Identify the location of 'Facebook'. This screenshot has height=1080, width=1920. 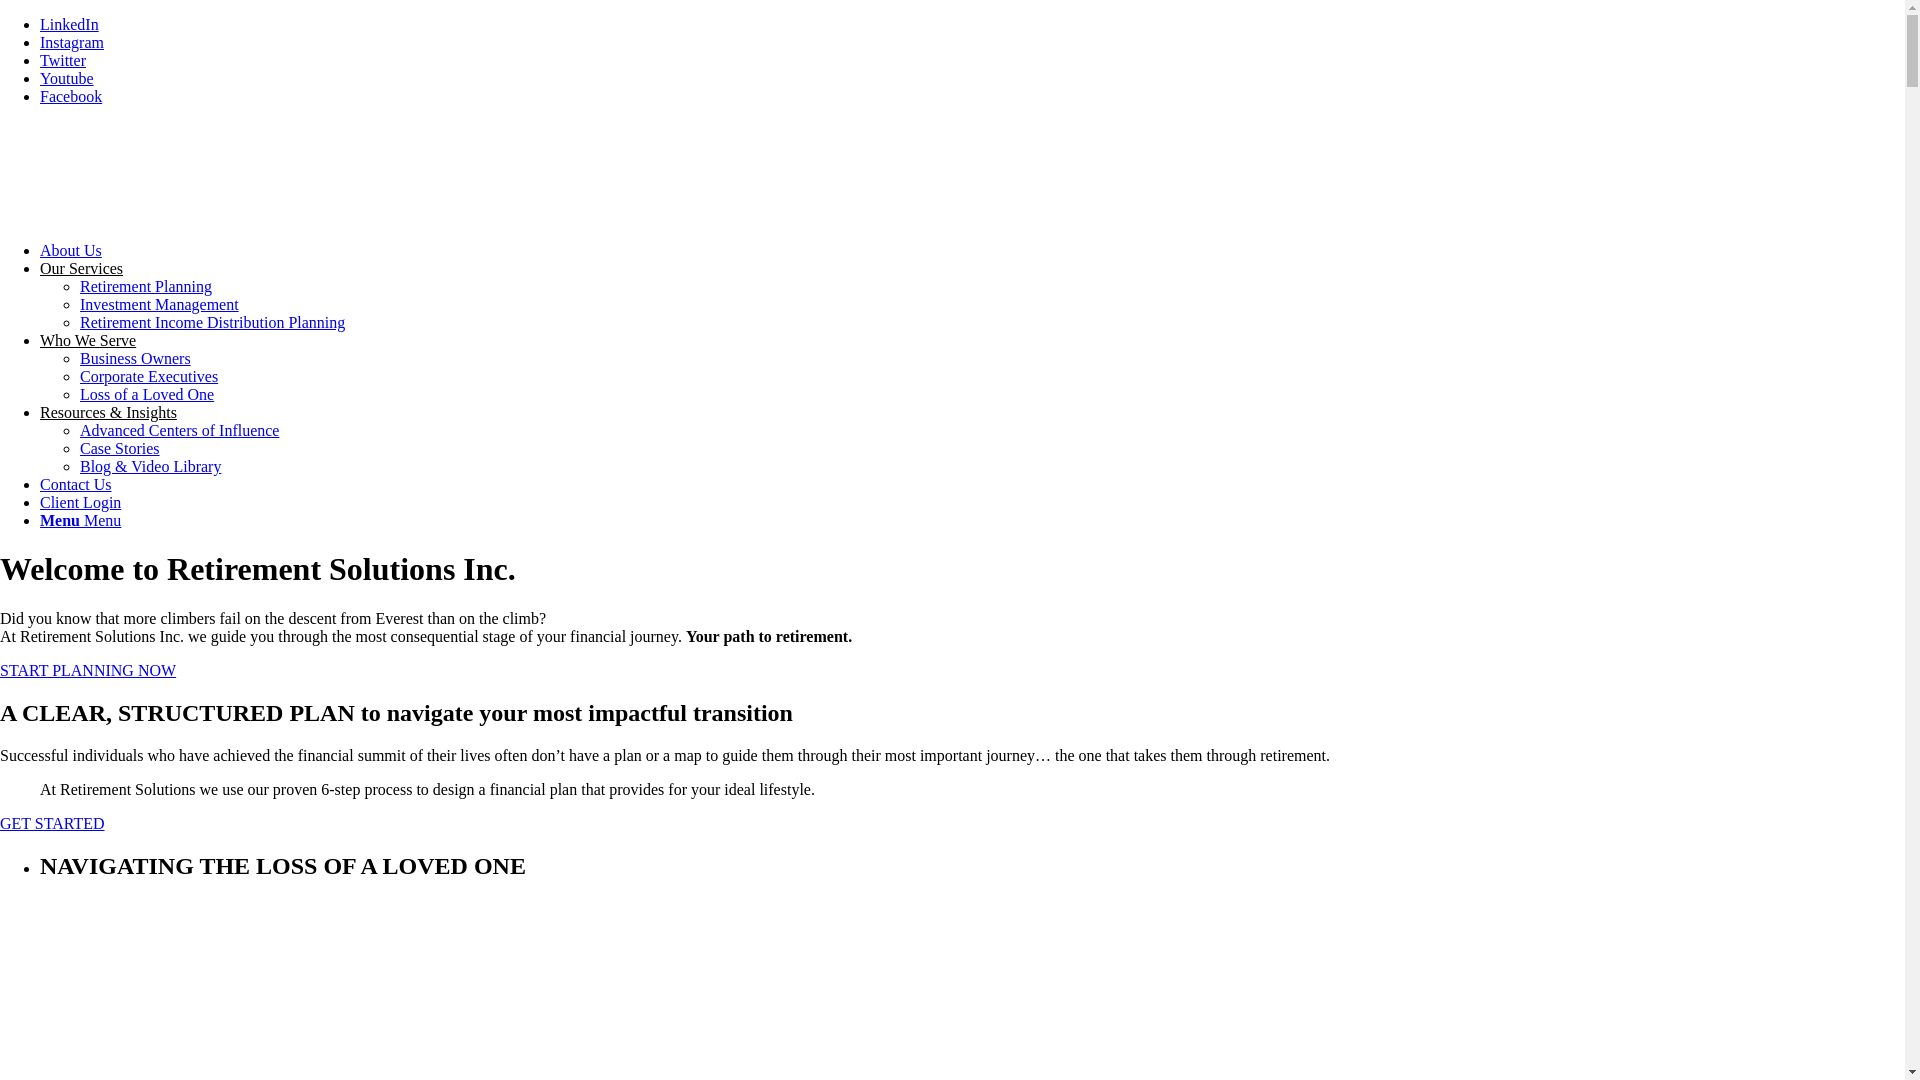
(71, 96).